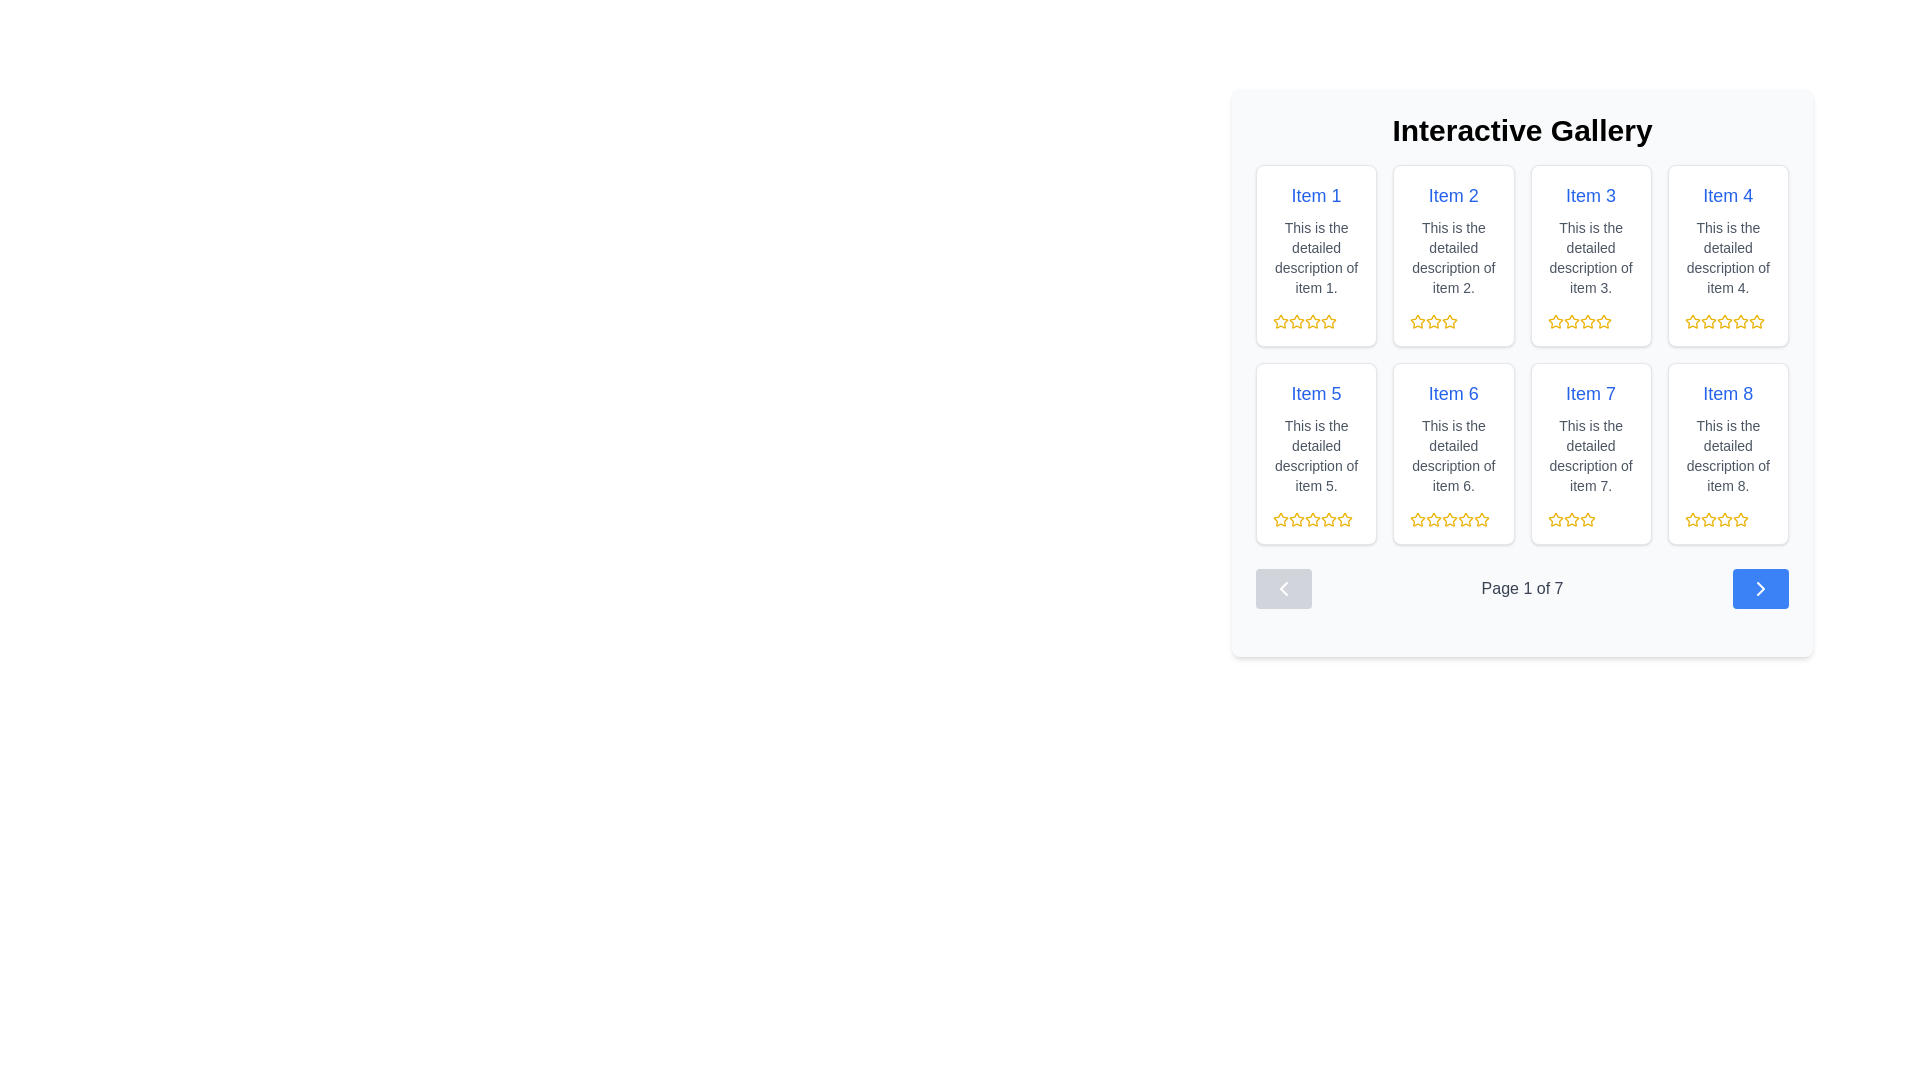 The image size is (1920, 1080). I want to click on the navigation button located at the bottom-right corner of the pagination bar, so click(1761, 588).